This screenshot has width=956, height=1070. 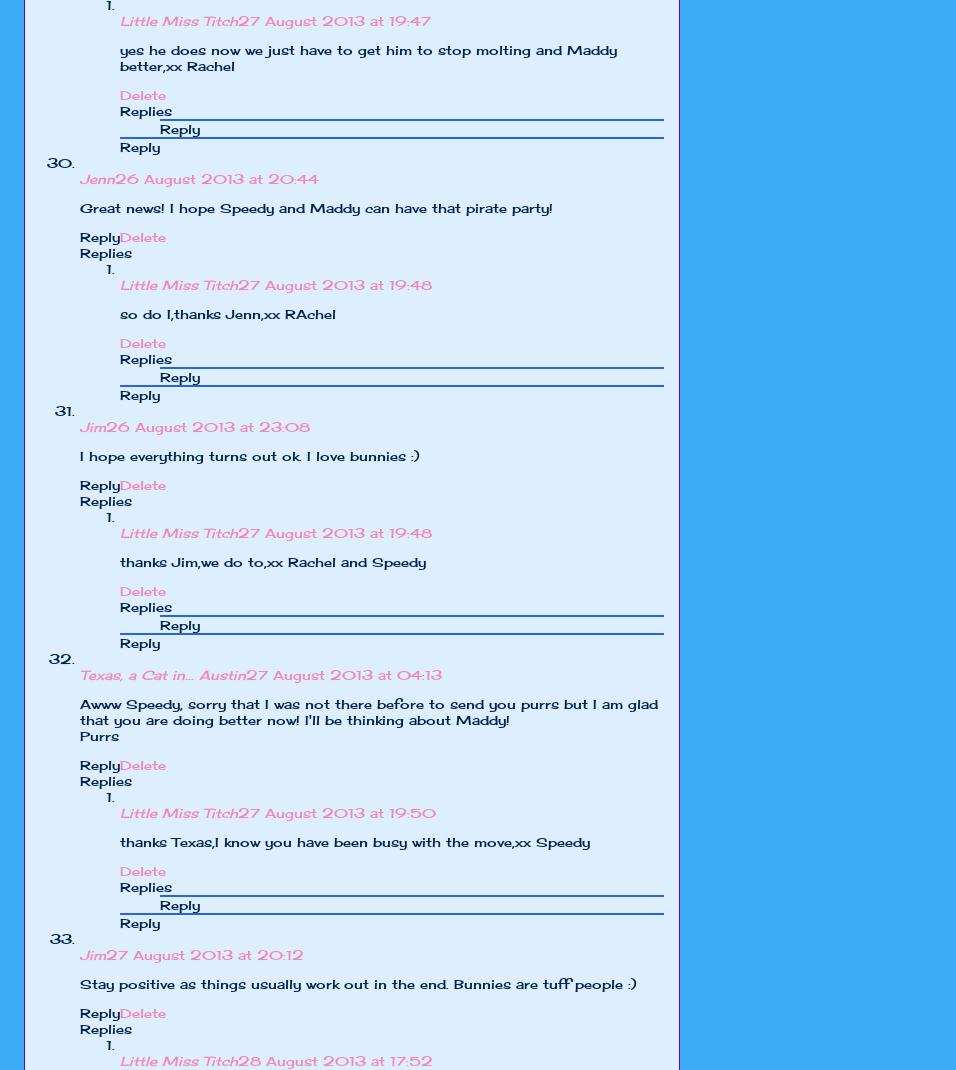 What do you see at coordinates (238, 19) in the screenshot?
I see `'27 August 2013 at 19:47'` at bounding box center [238, 19].